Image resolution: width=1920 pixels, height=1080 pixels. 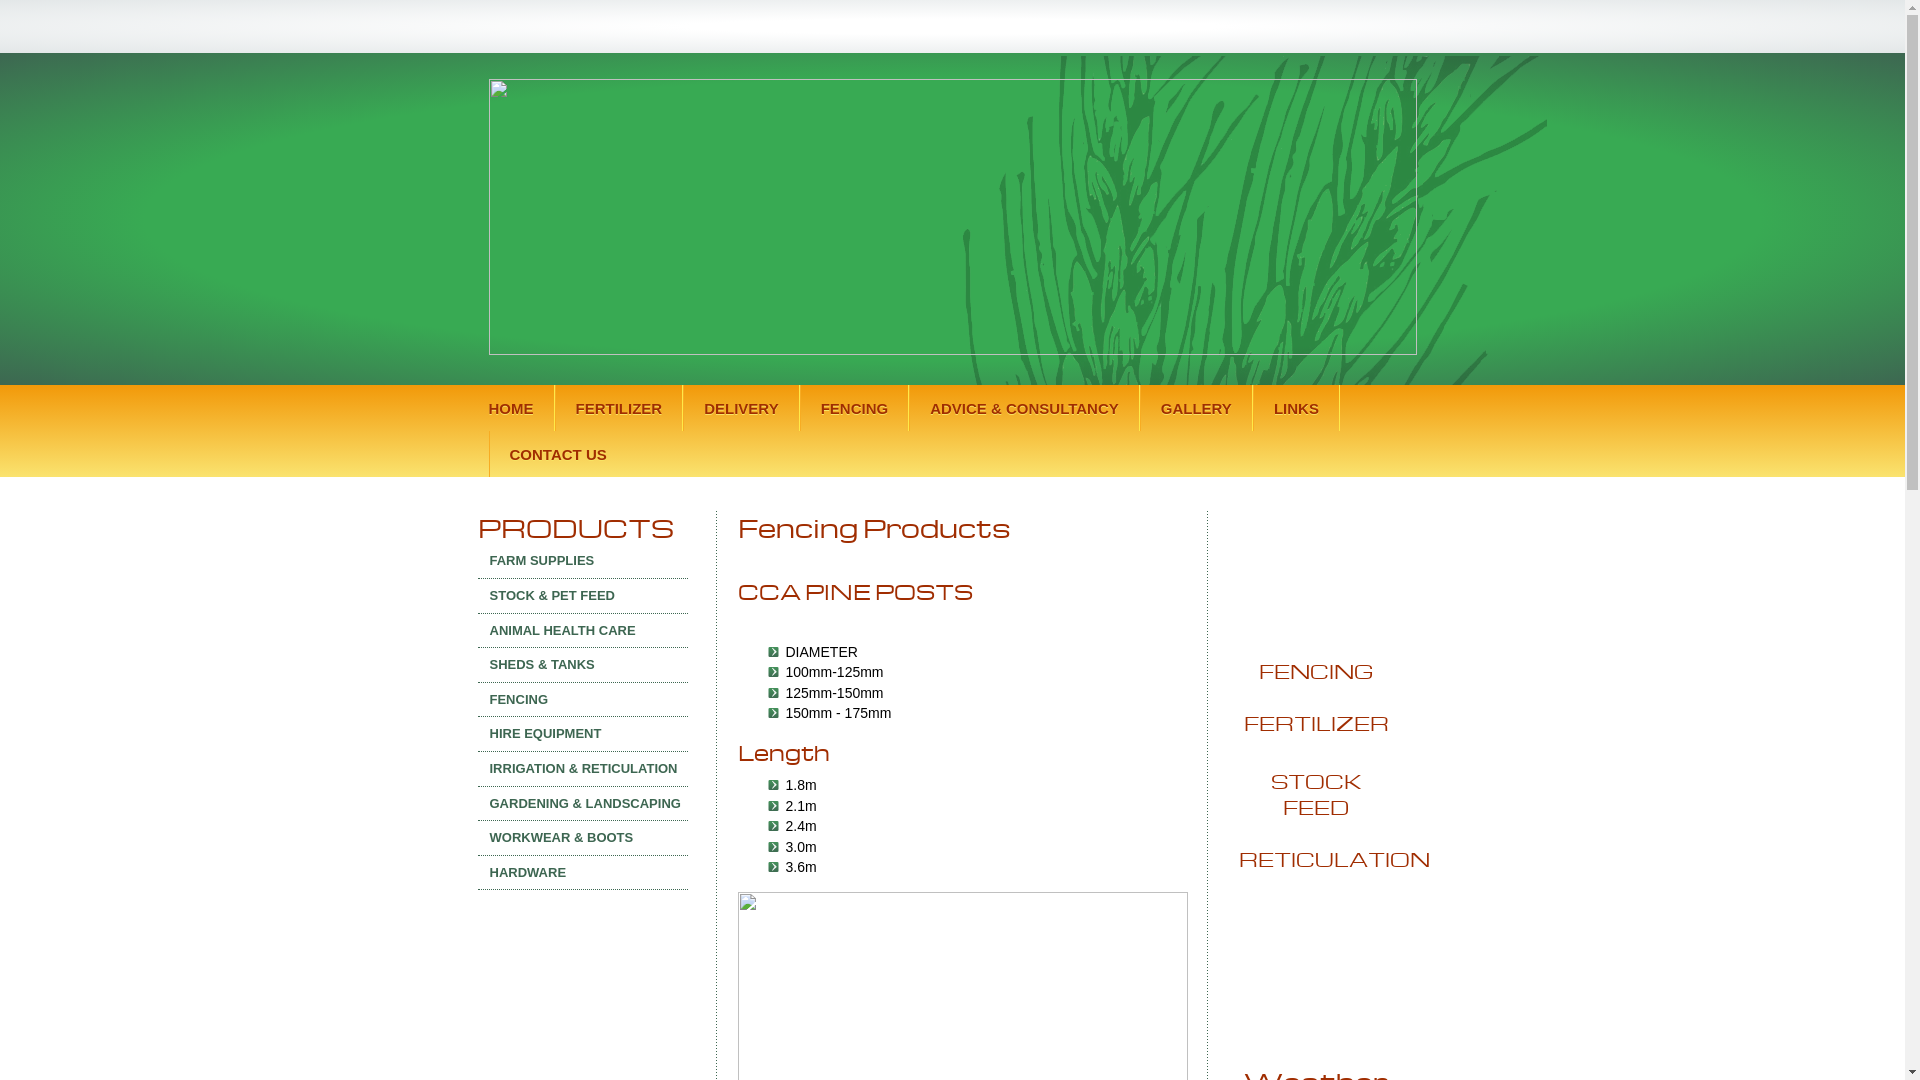 What do you see at coordinates (581, 595) in the screenshot?
I see `'STOCK & PET FEED'` at bounding box center [581, 595].